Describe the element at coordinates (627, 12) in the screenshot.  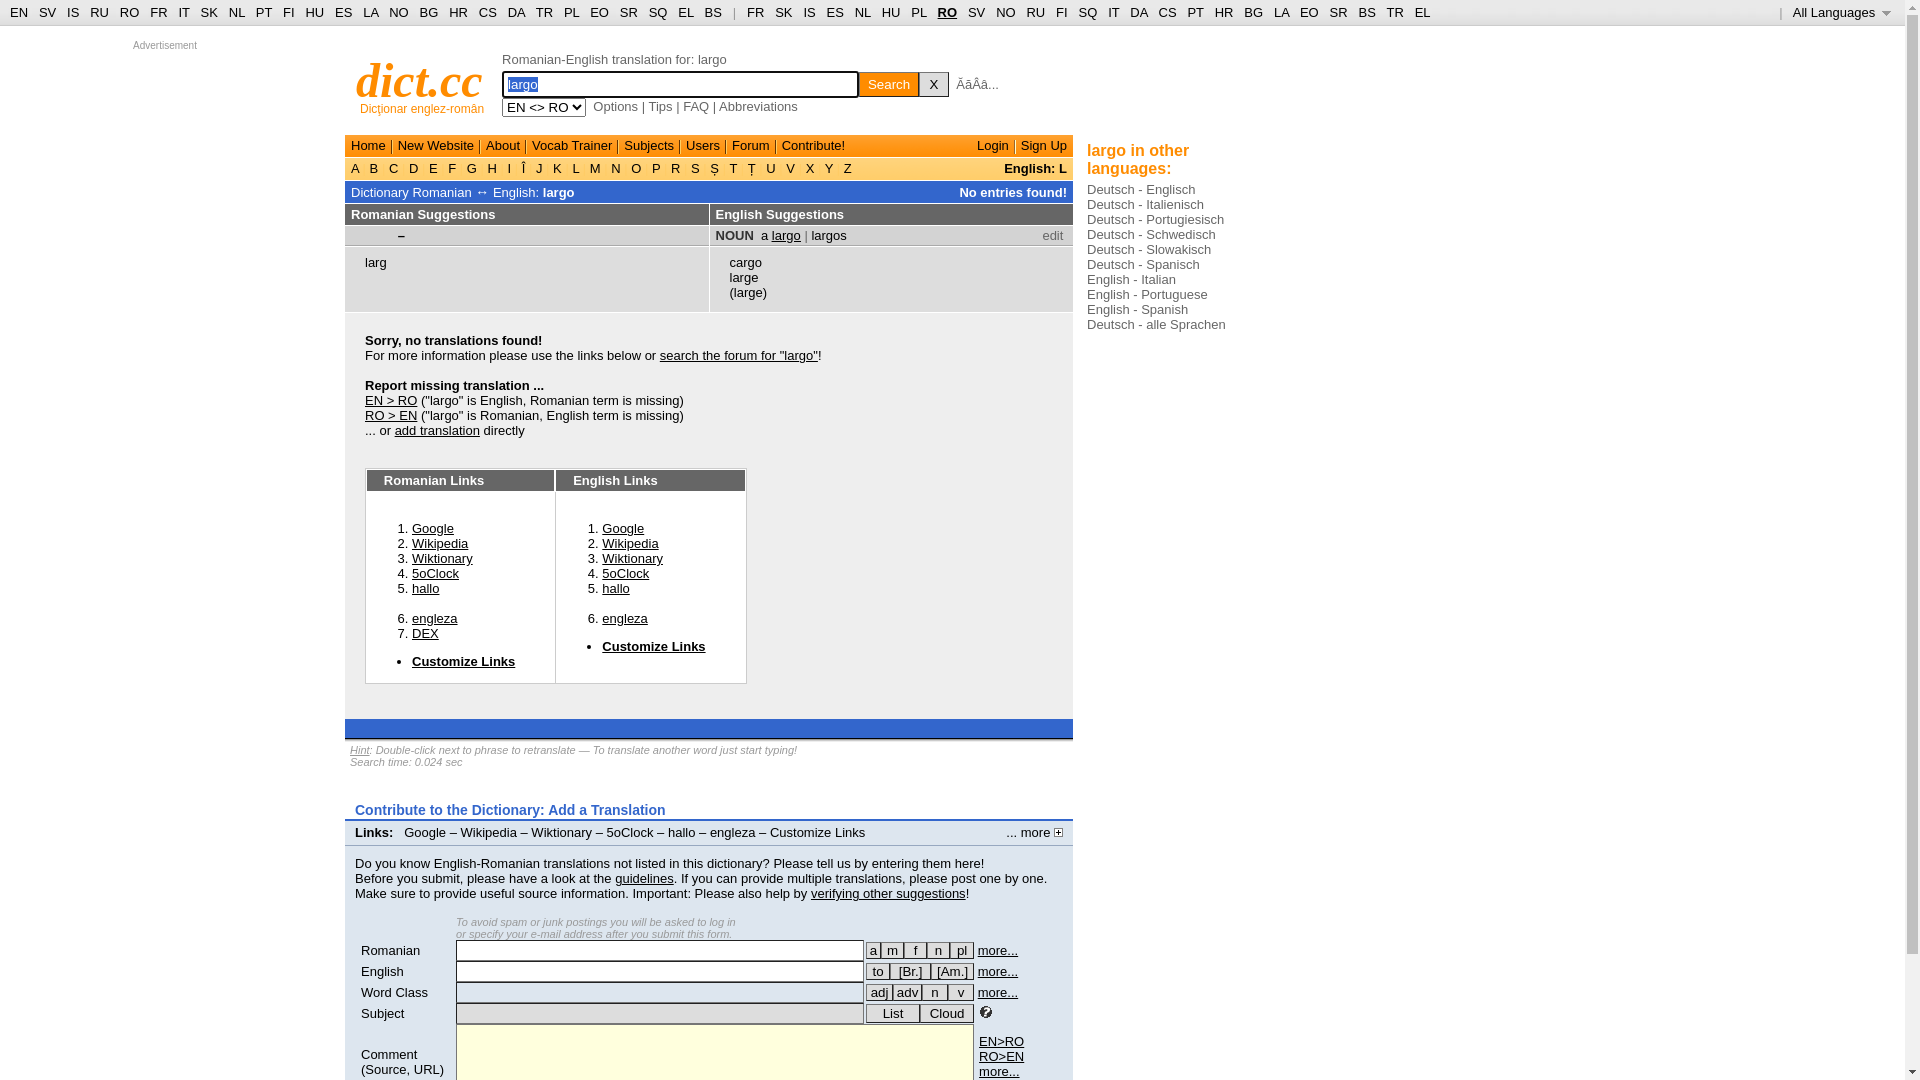
I see `'SR'` at that location.